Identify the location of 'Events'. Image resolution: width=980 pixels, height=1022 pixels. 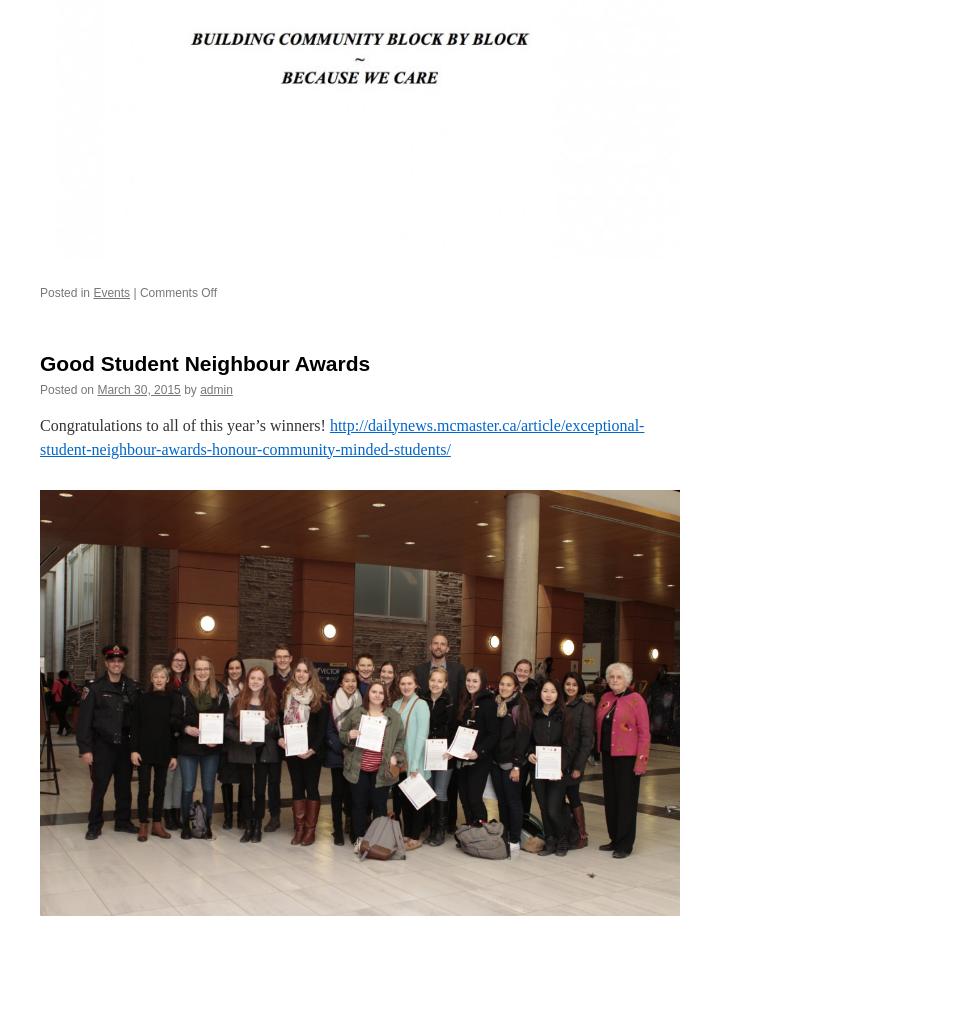
(111, 292).